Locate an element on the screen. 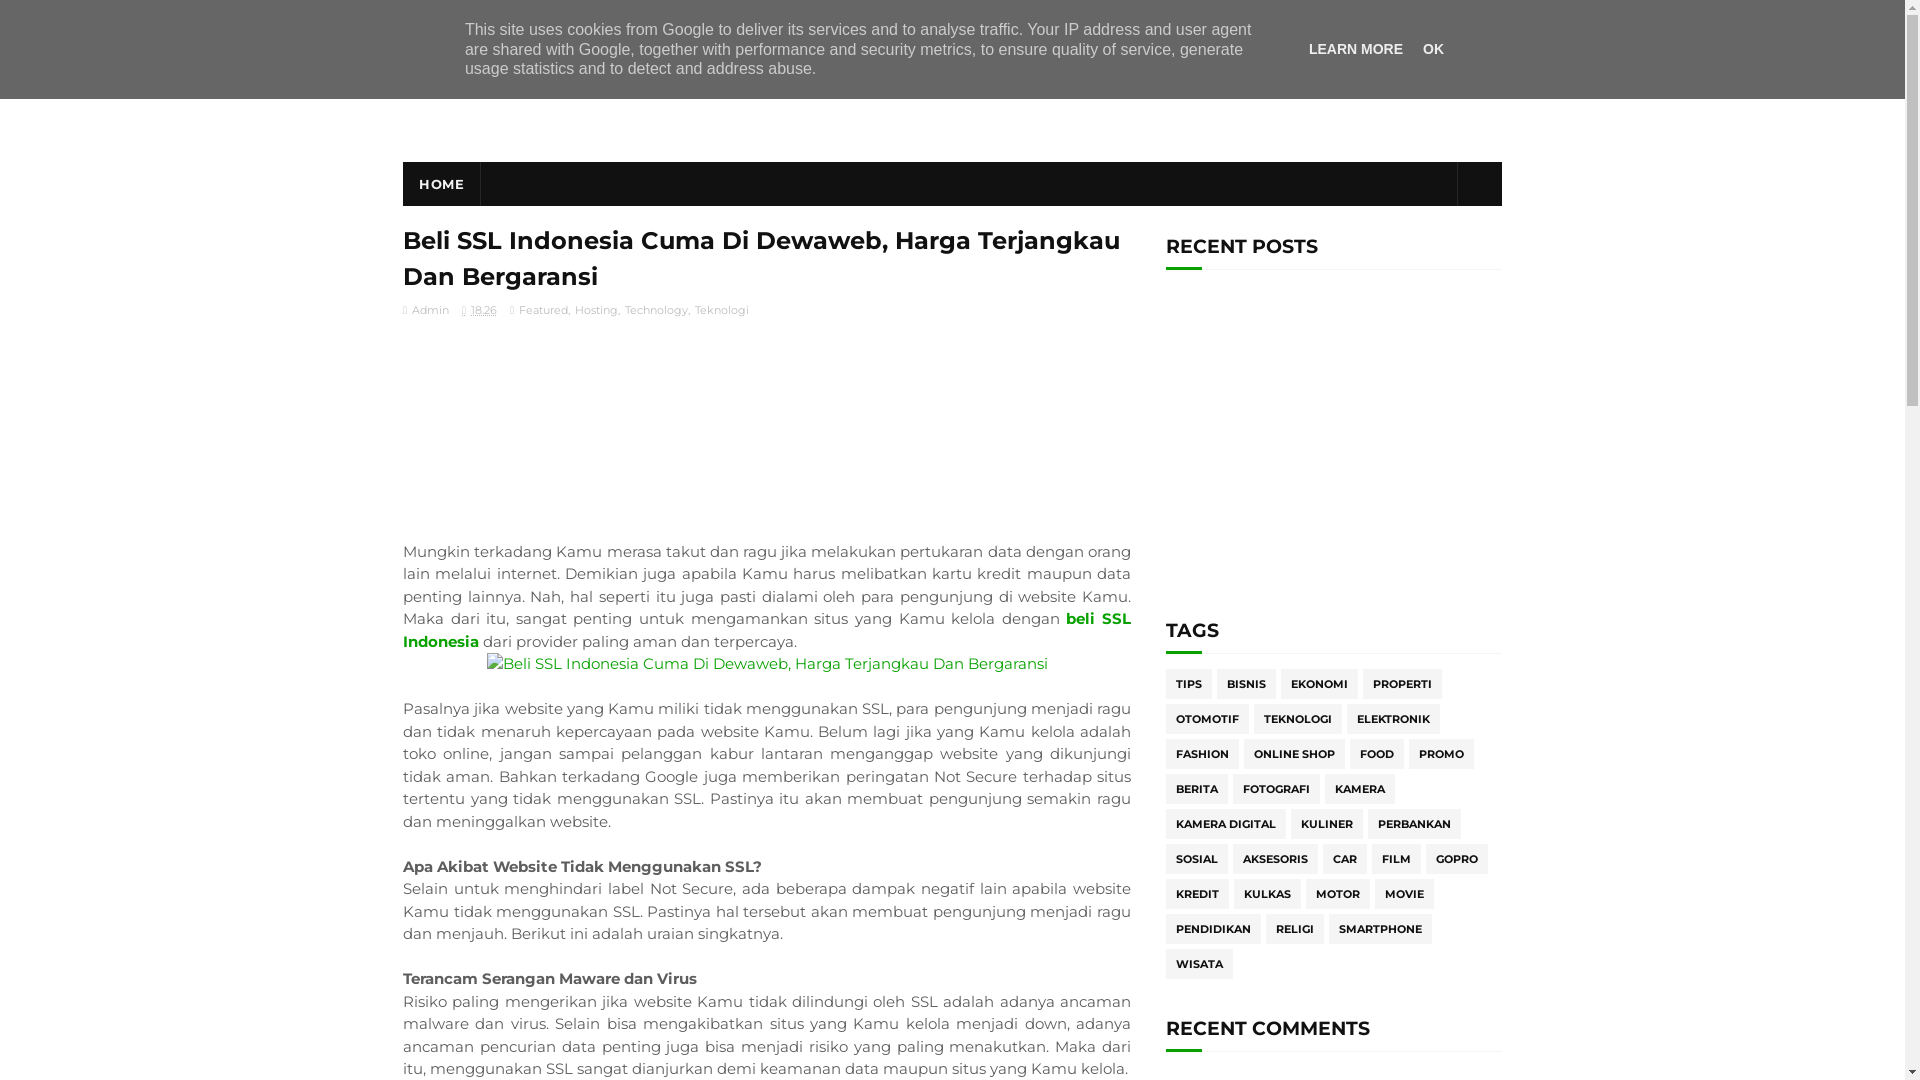  'TIPS' is located at coordinates (1189, 682).